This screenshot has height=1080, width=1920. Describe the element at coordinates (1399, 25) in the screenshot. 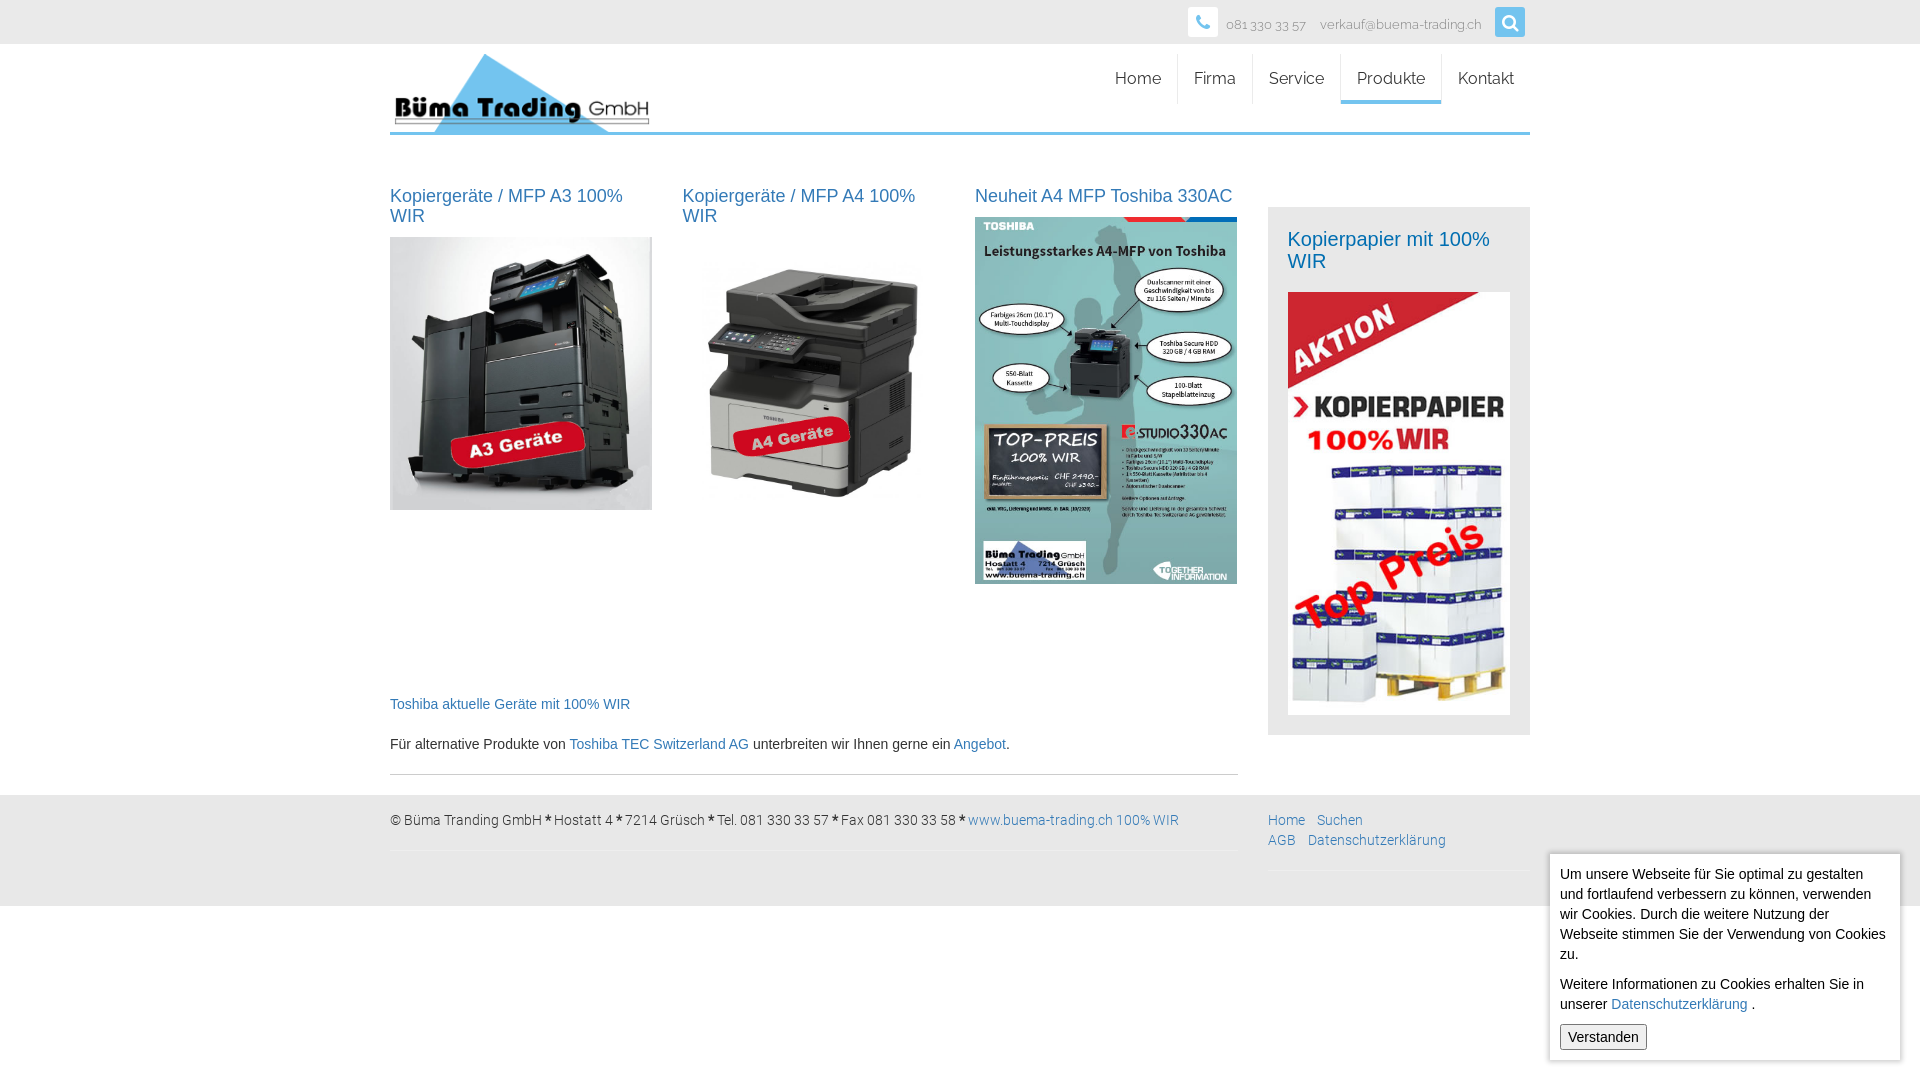

I see `'verkauf@buema-trading.ch'` at that location.